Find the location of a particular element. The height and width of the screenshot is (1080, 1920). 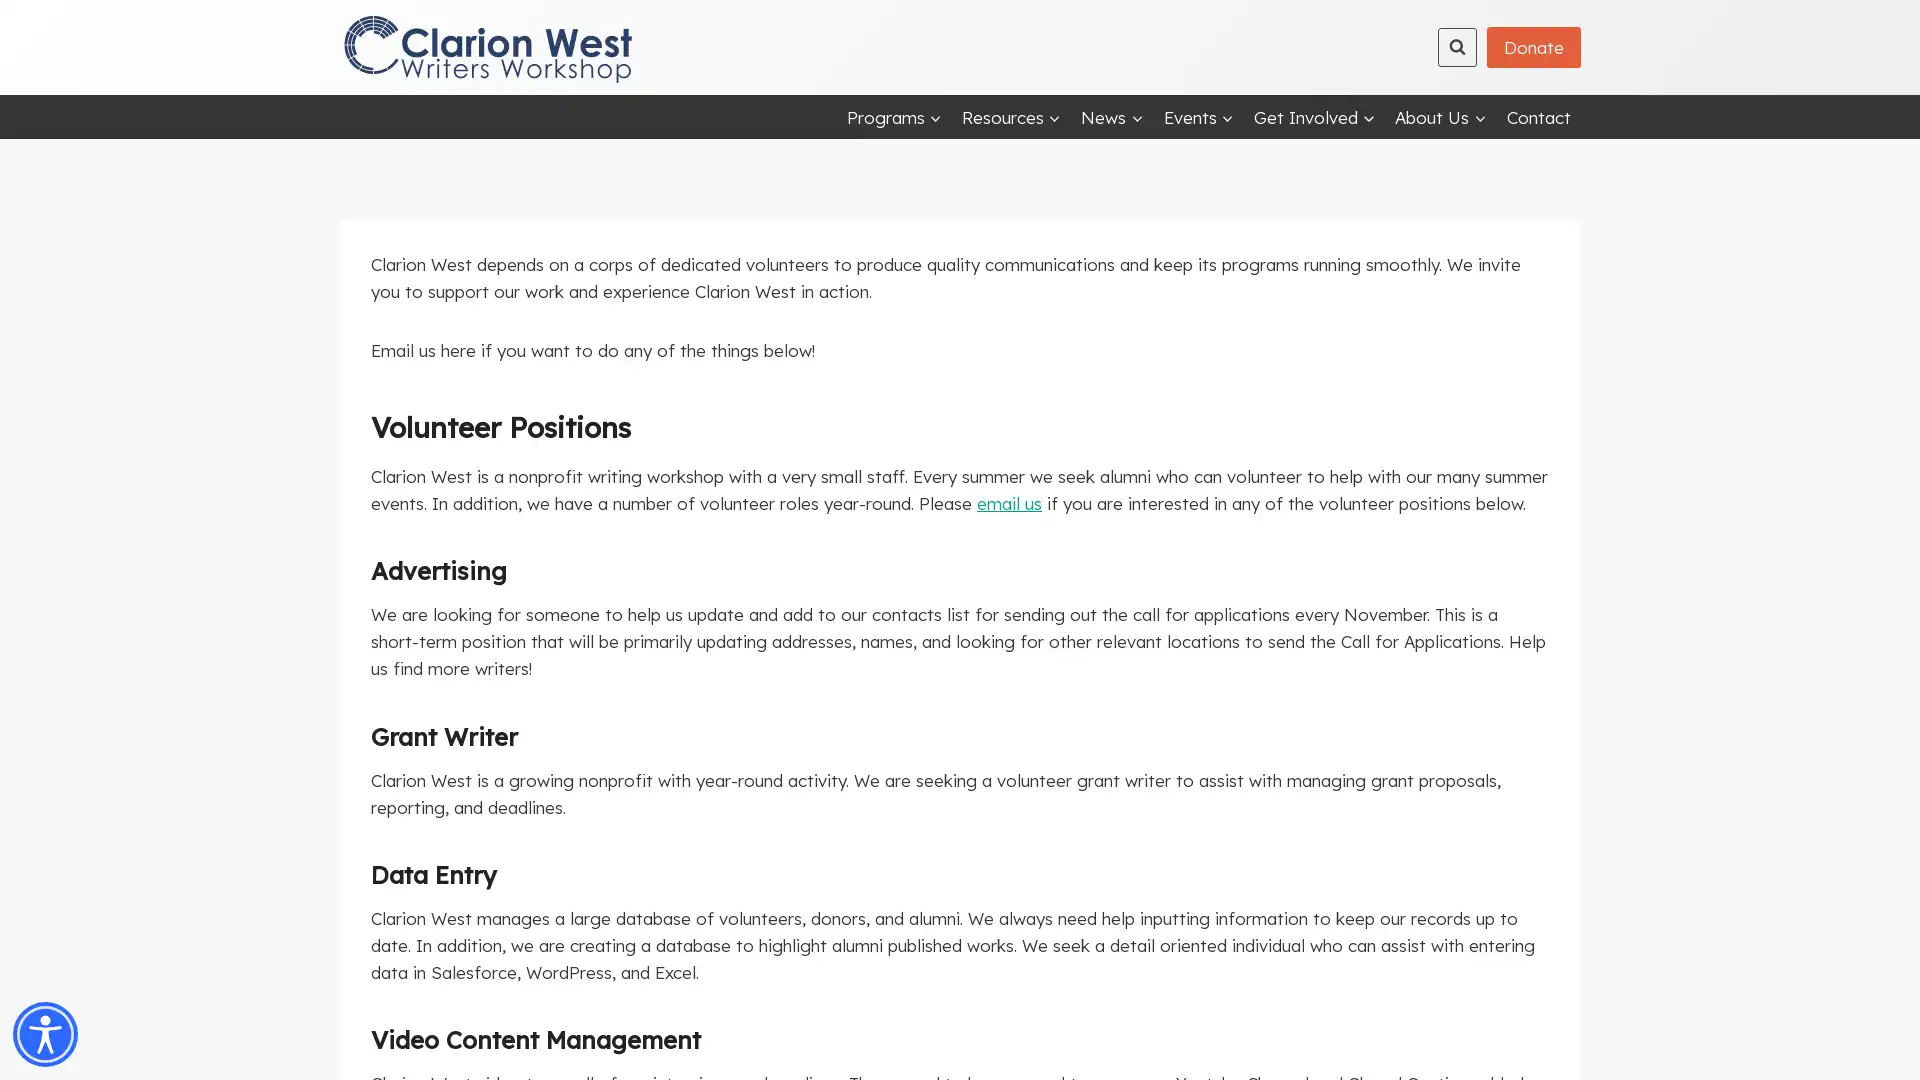

Expand child menu is located at coordinates (1111, 116).